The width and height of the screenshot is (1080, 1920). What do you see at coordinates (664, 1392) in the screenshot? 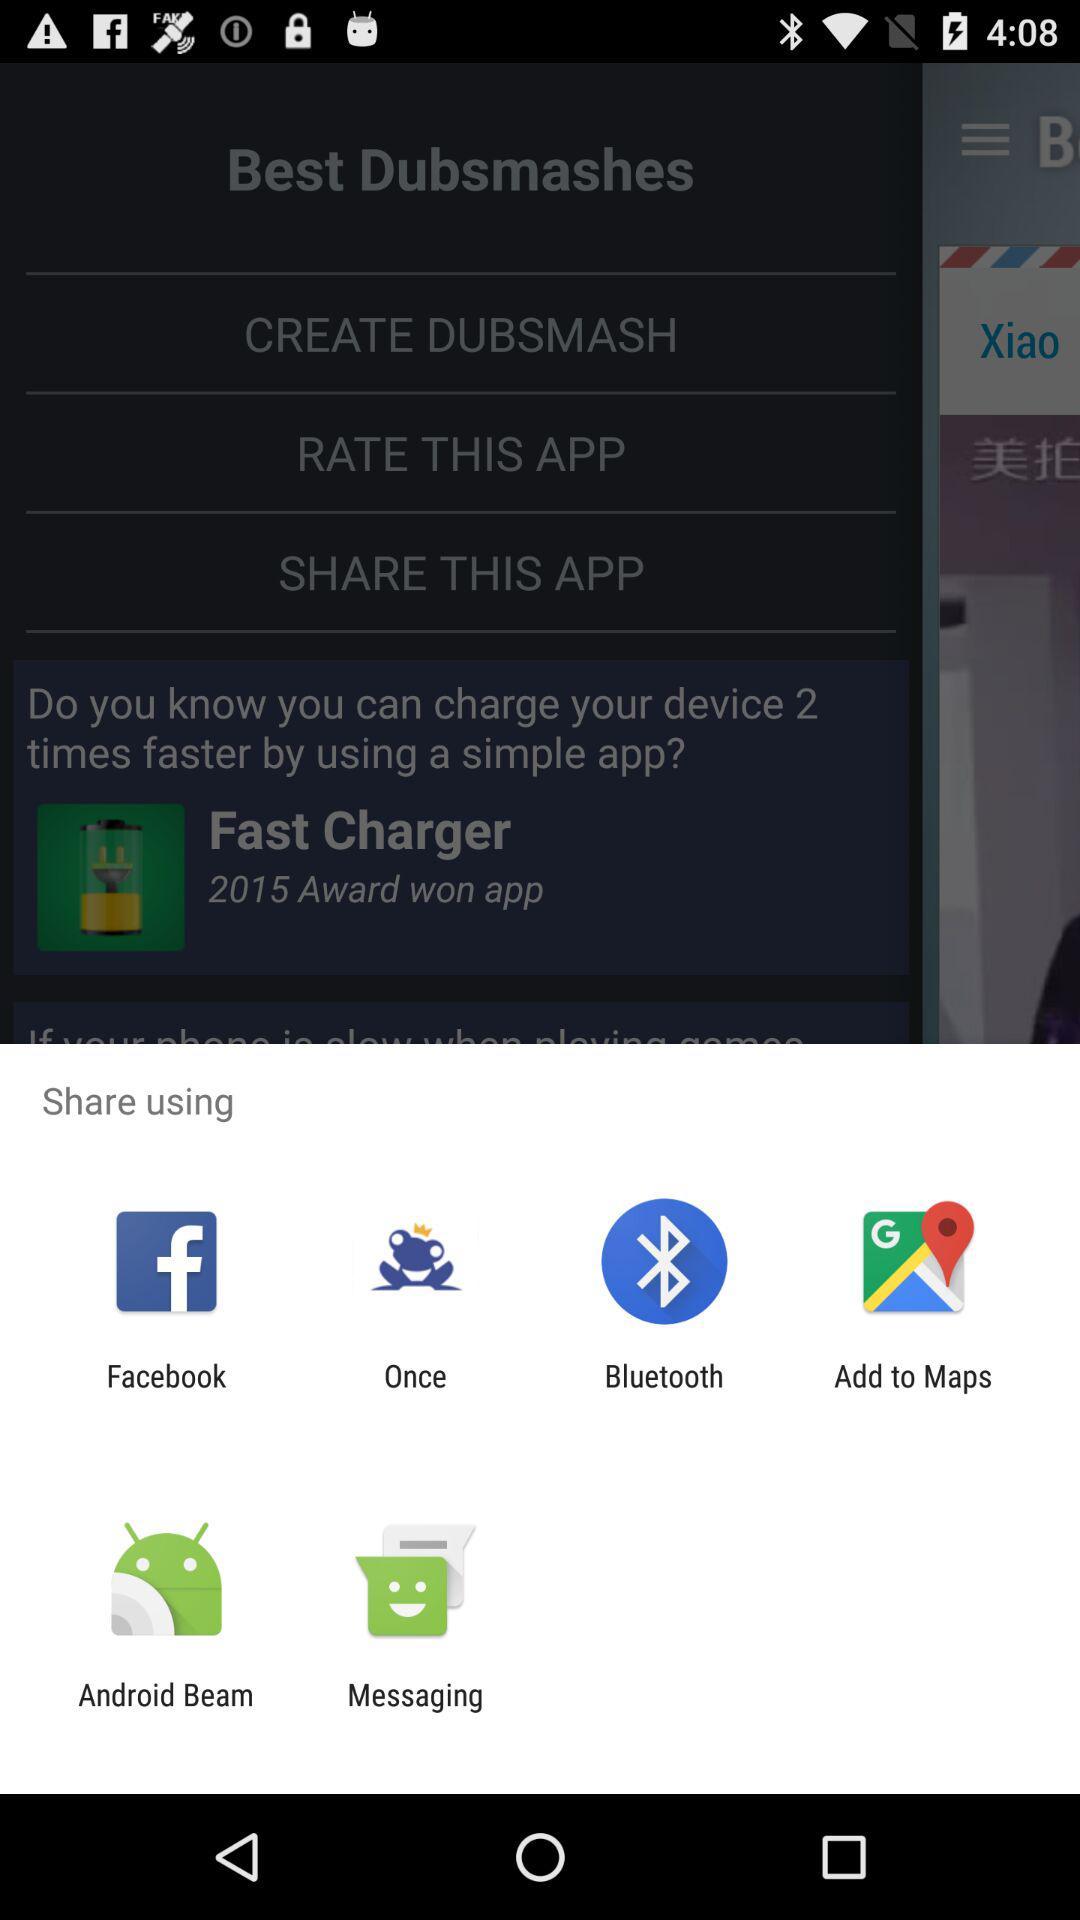
I see `the icon to the left of add to maps` at bounding box center [664, 1392].